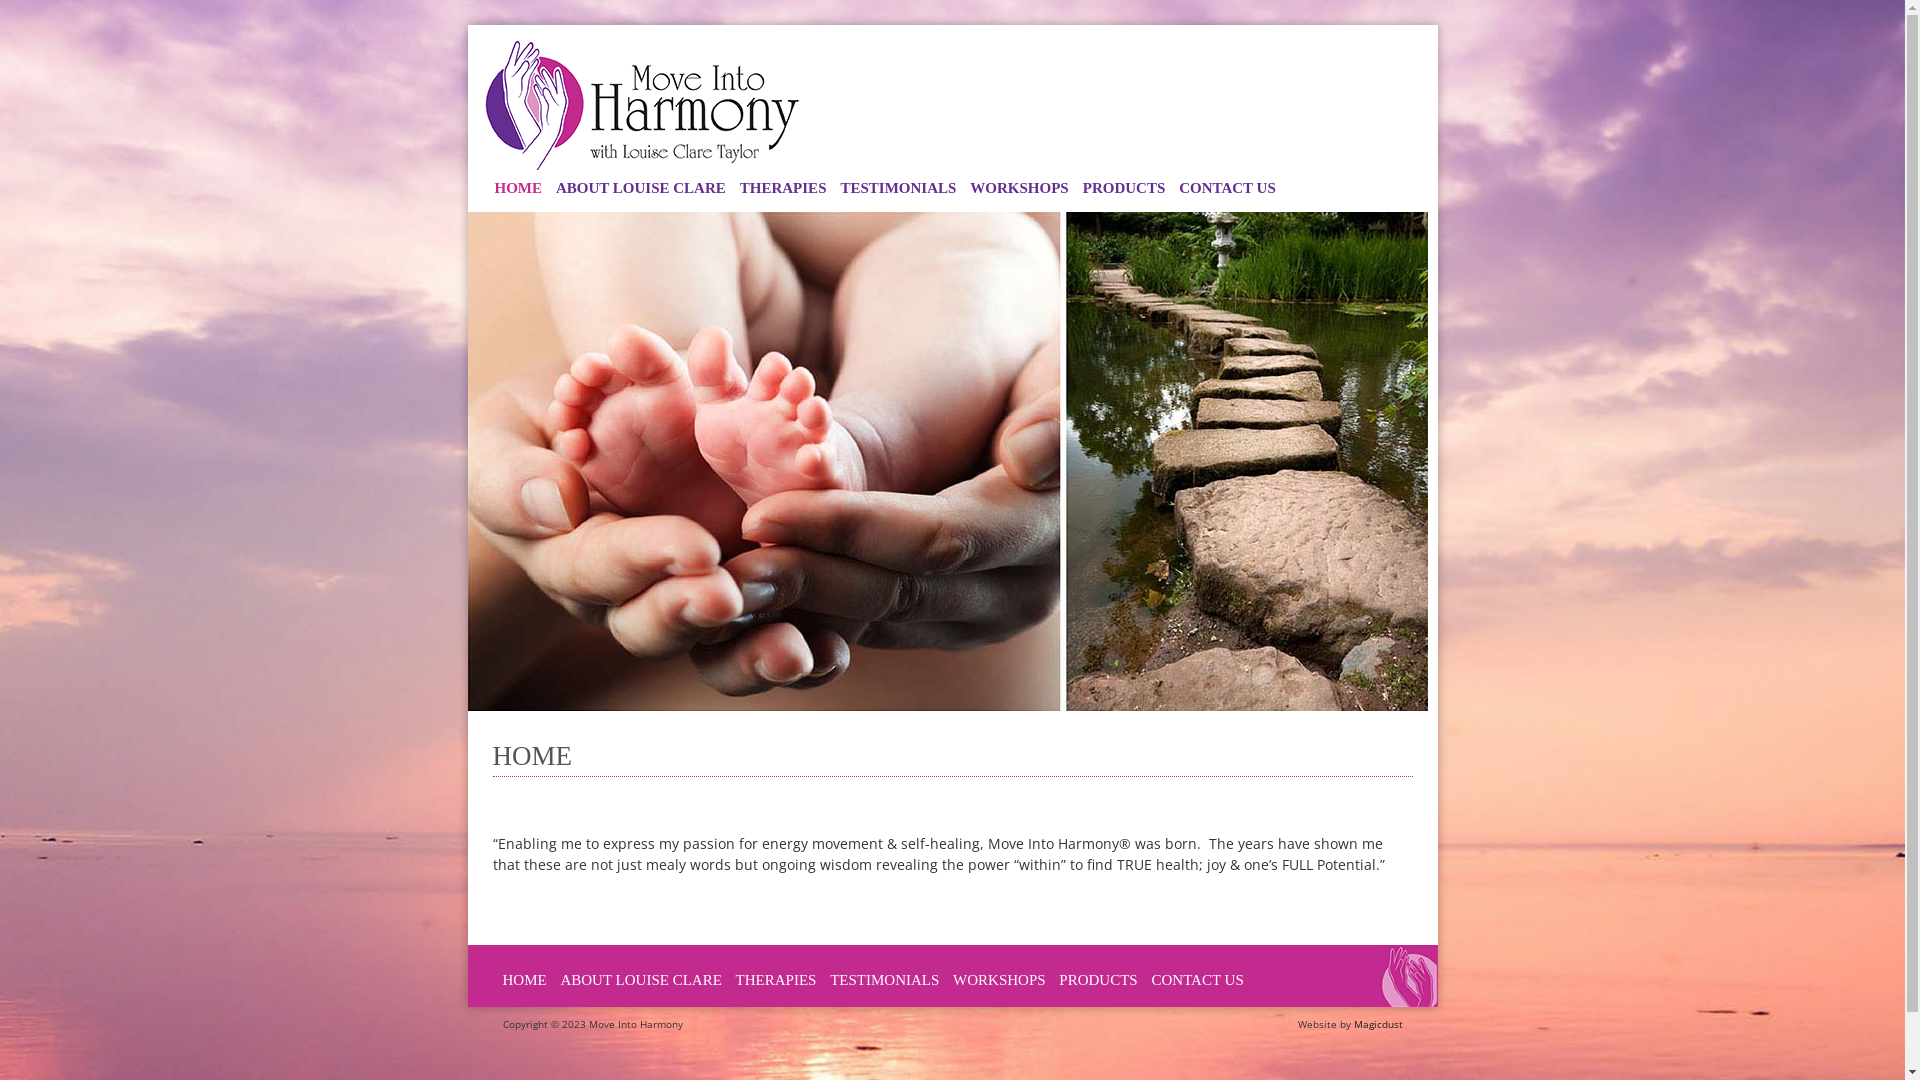 The width and height of the screenshot is (1920, 1080). What do you see at coordinates (999, 978) in the screenshot?
I see `'WORKSHOPS'` at bounding box center [999, 978].